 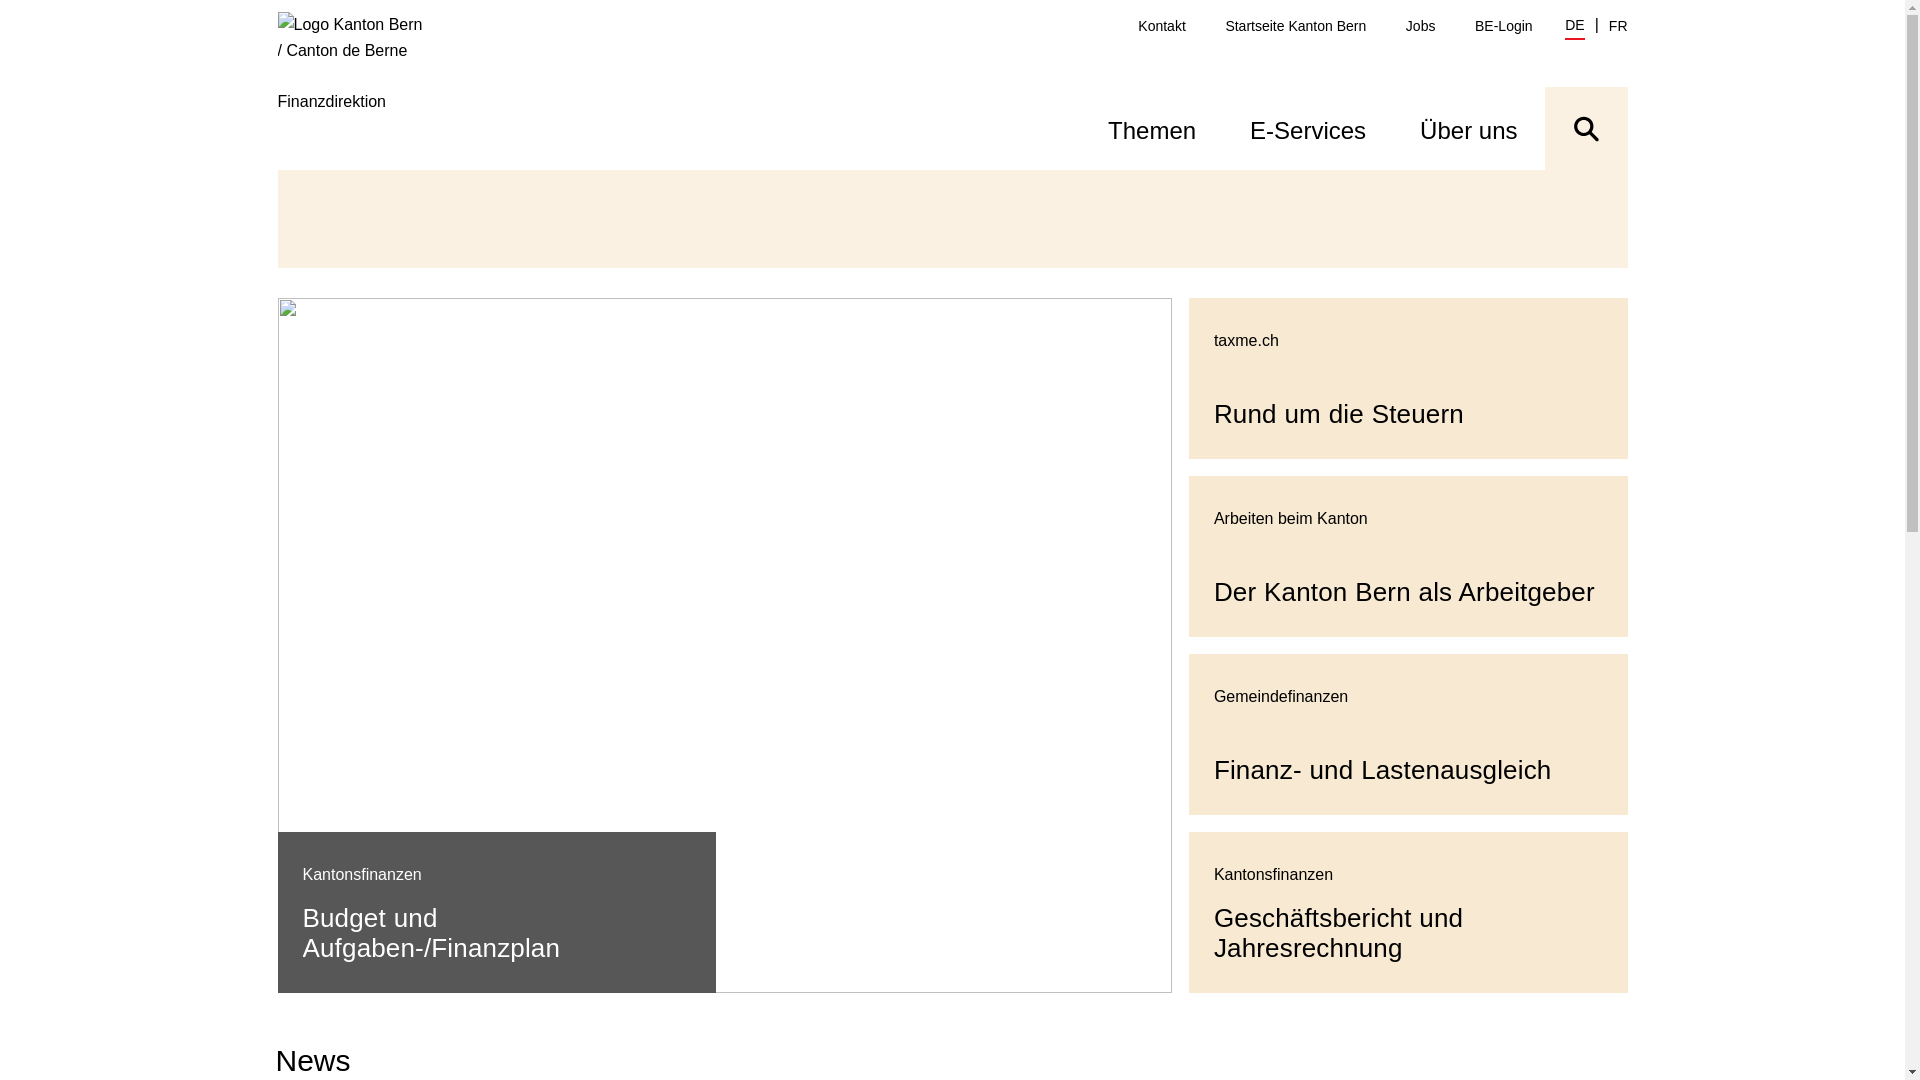 I want to click on 'Jobs', so click(x=1419, y=26).